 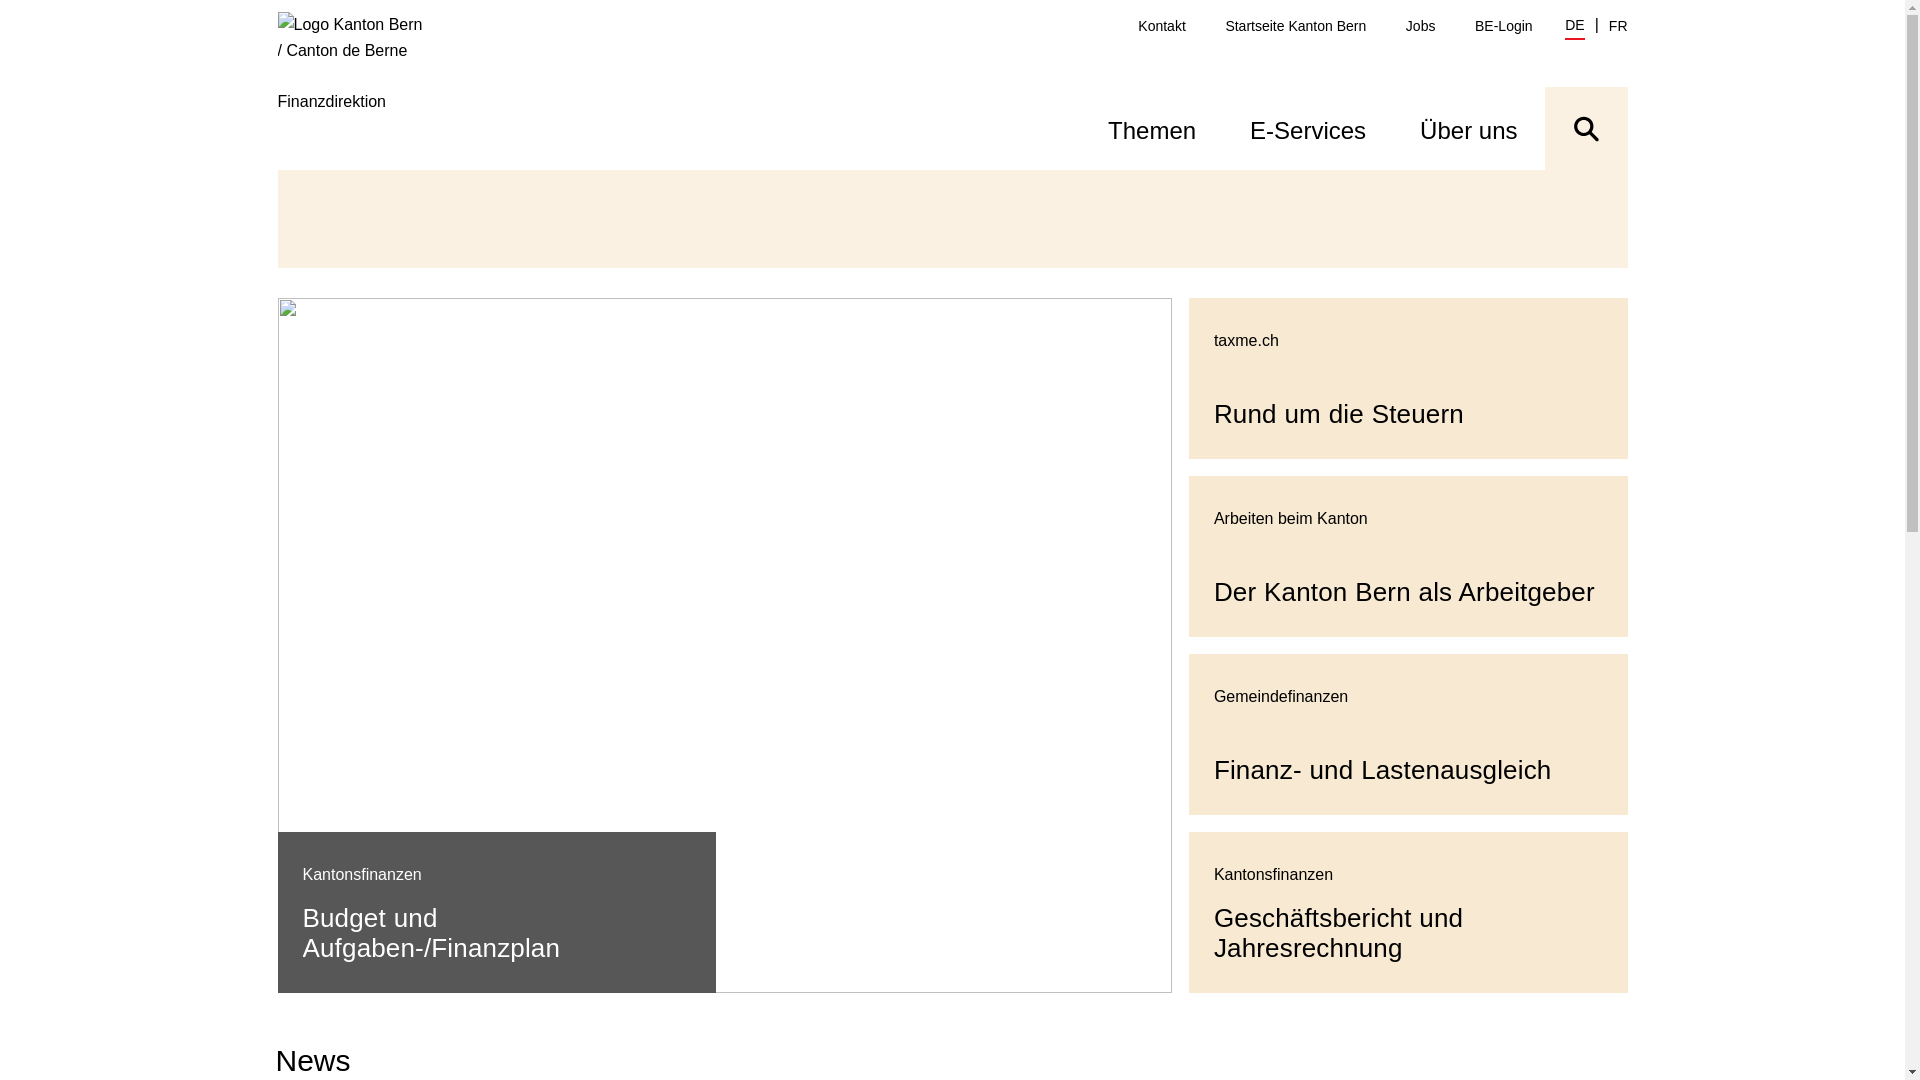 I want to click on 'Jobs', so click(x=1419, y=26).